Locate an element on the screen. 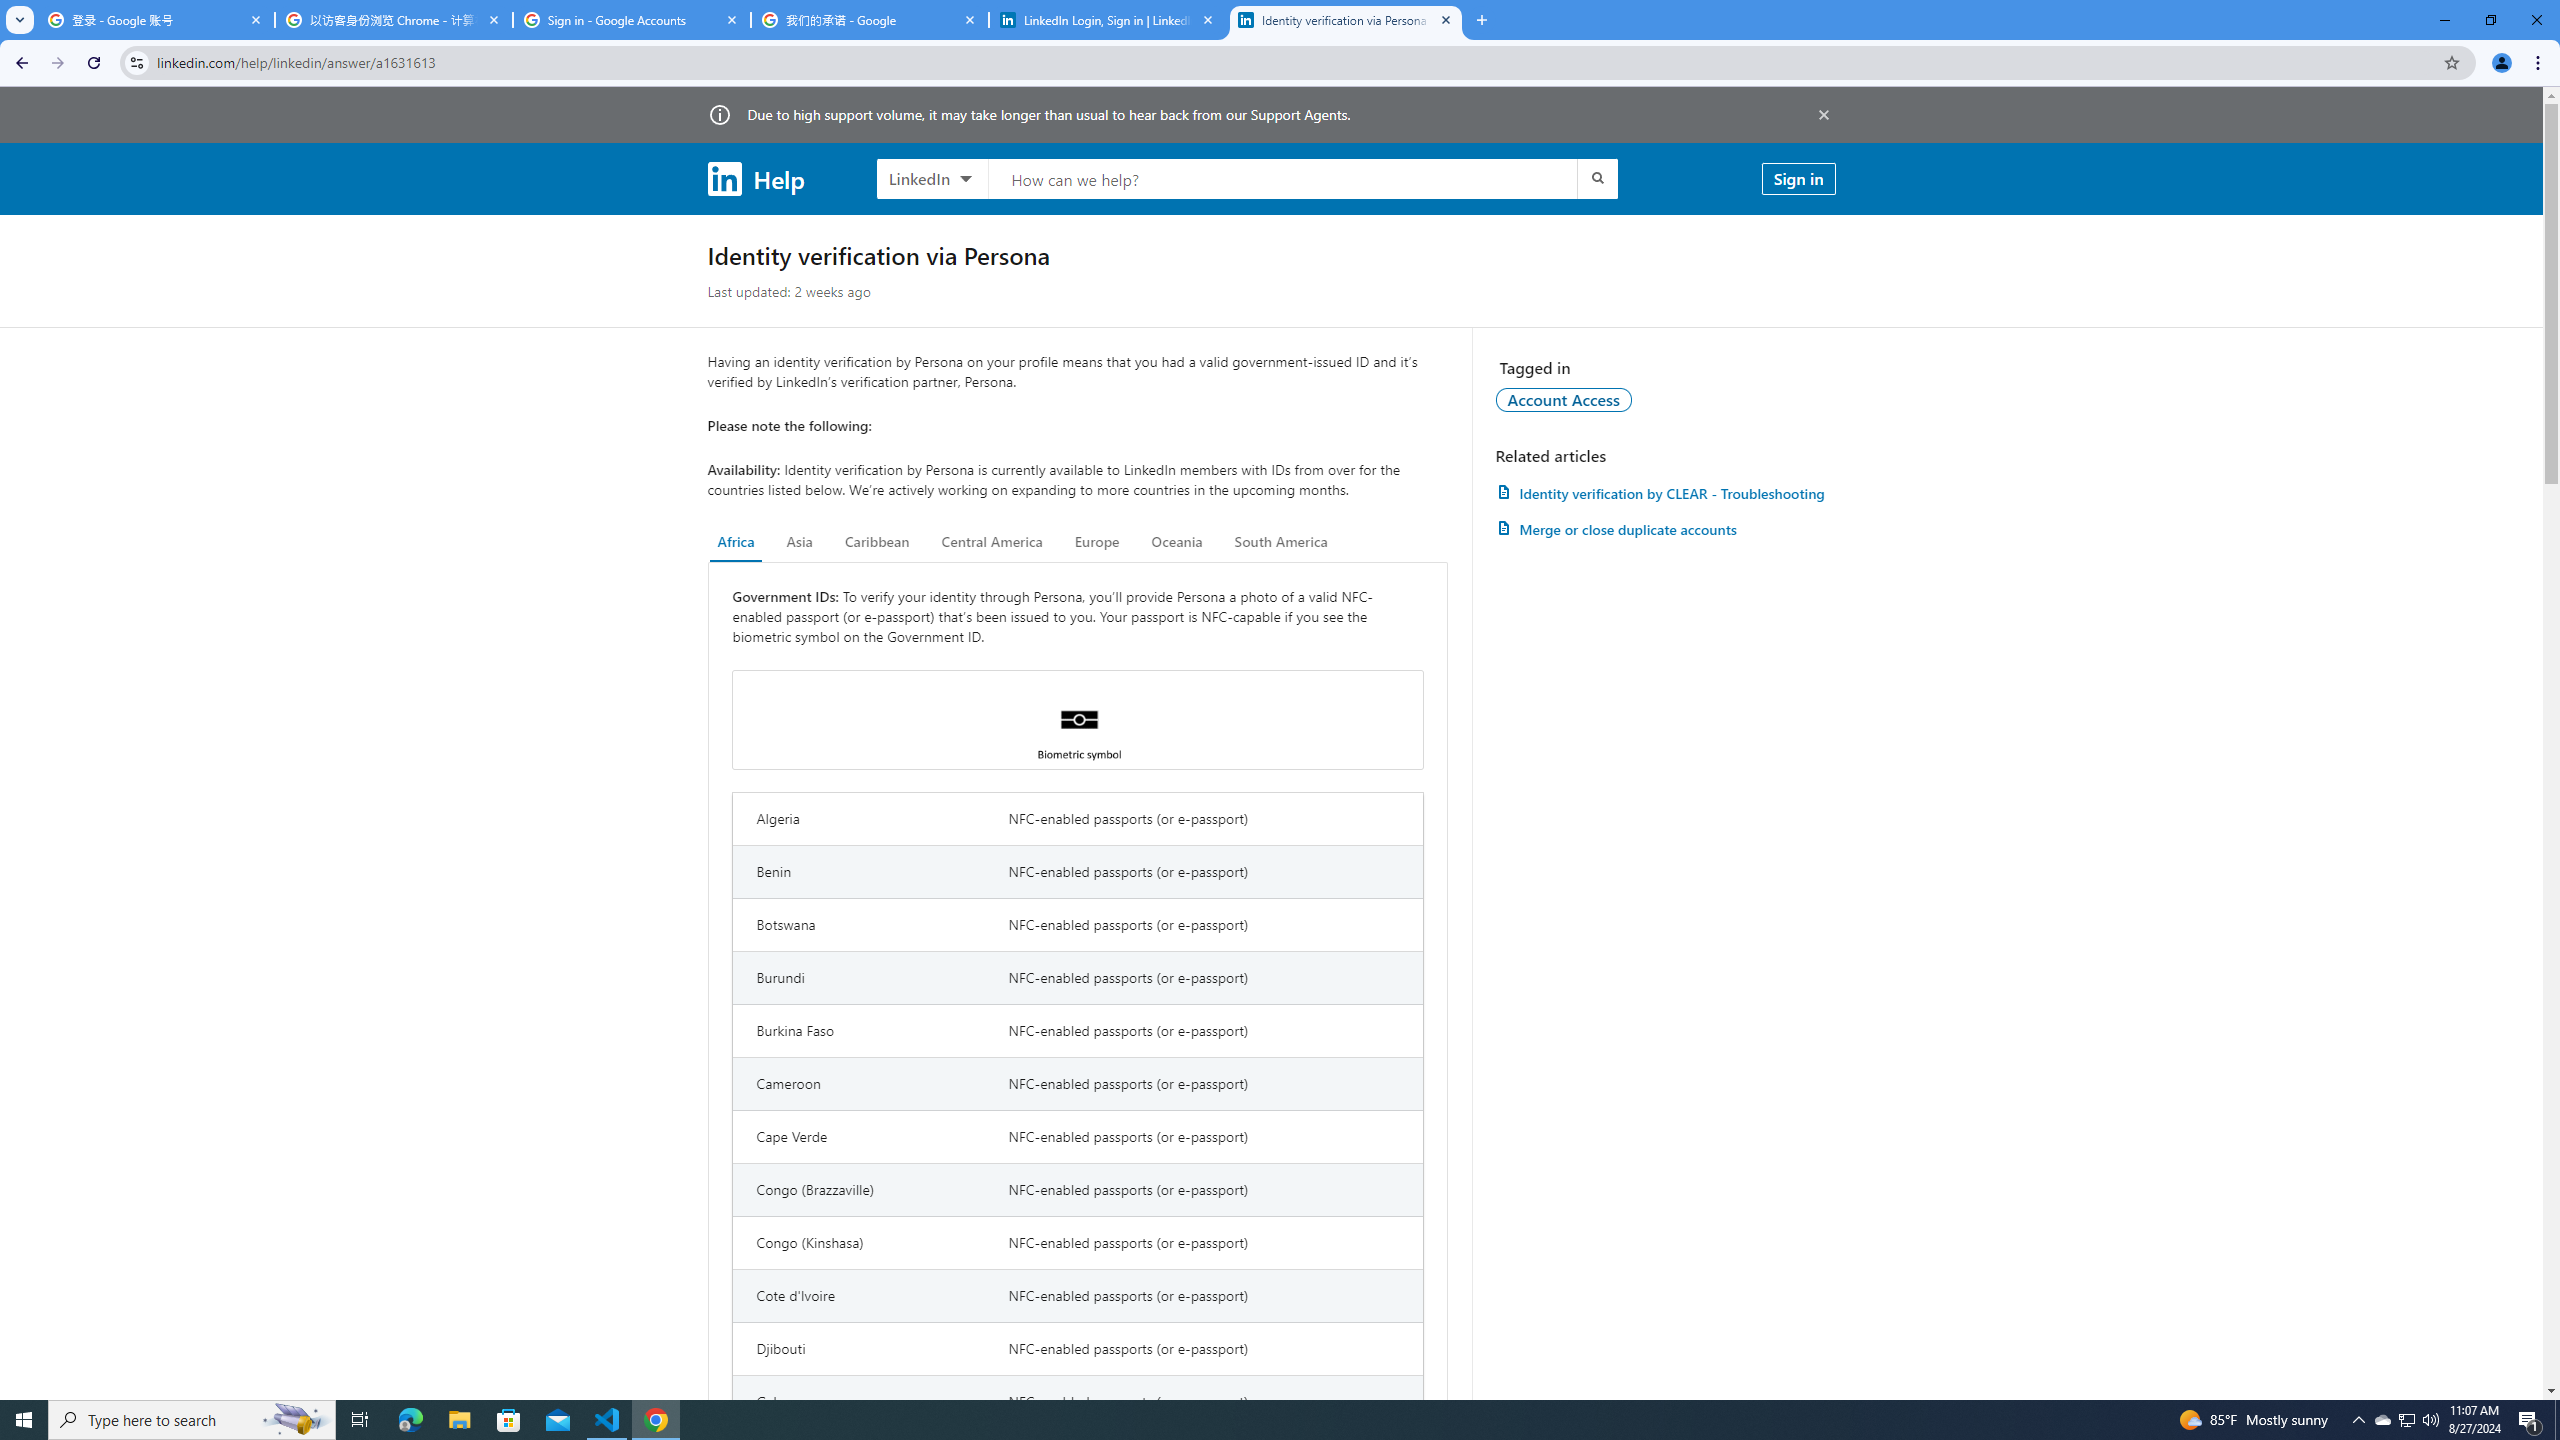 Image resolution: width=2560 pixels, height=1440 pixels. 'Asia' is located at coordinates (799, 541).